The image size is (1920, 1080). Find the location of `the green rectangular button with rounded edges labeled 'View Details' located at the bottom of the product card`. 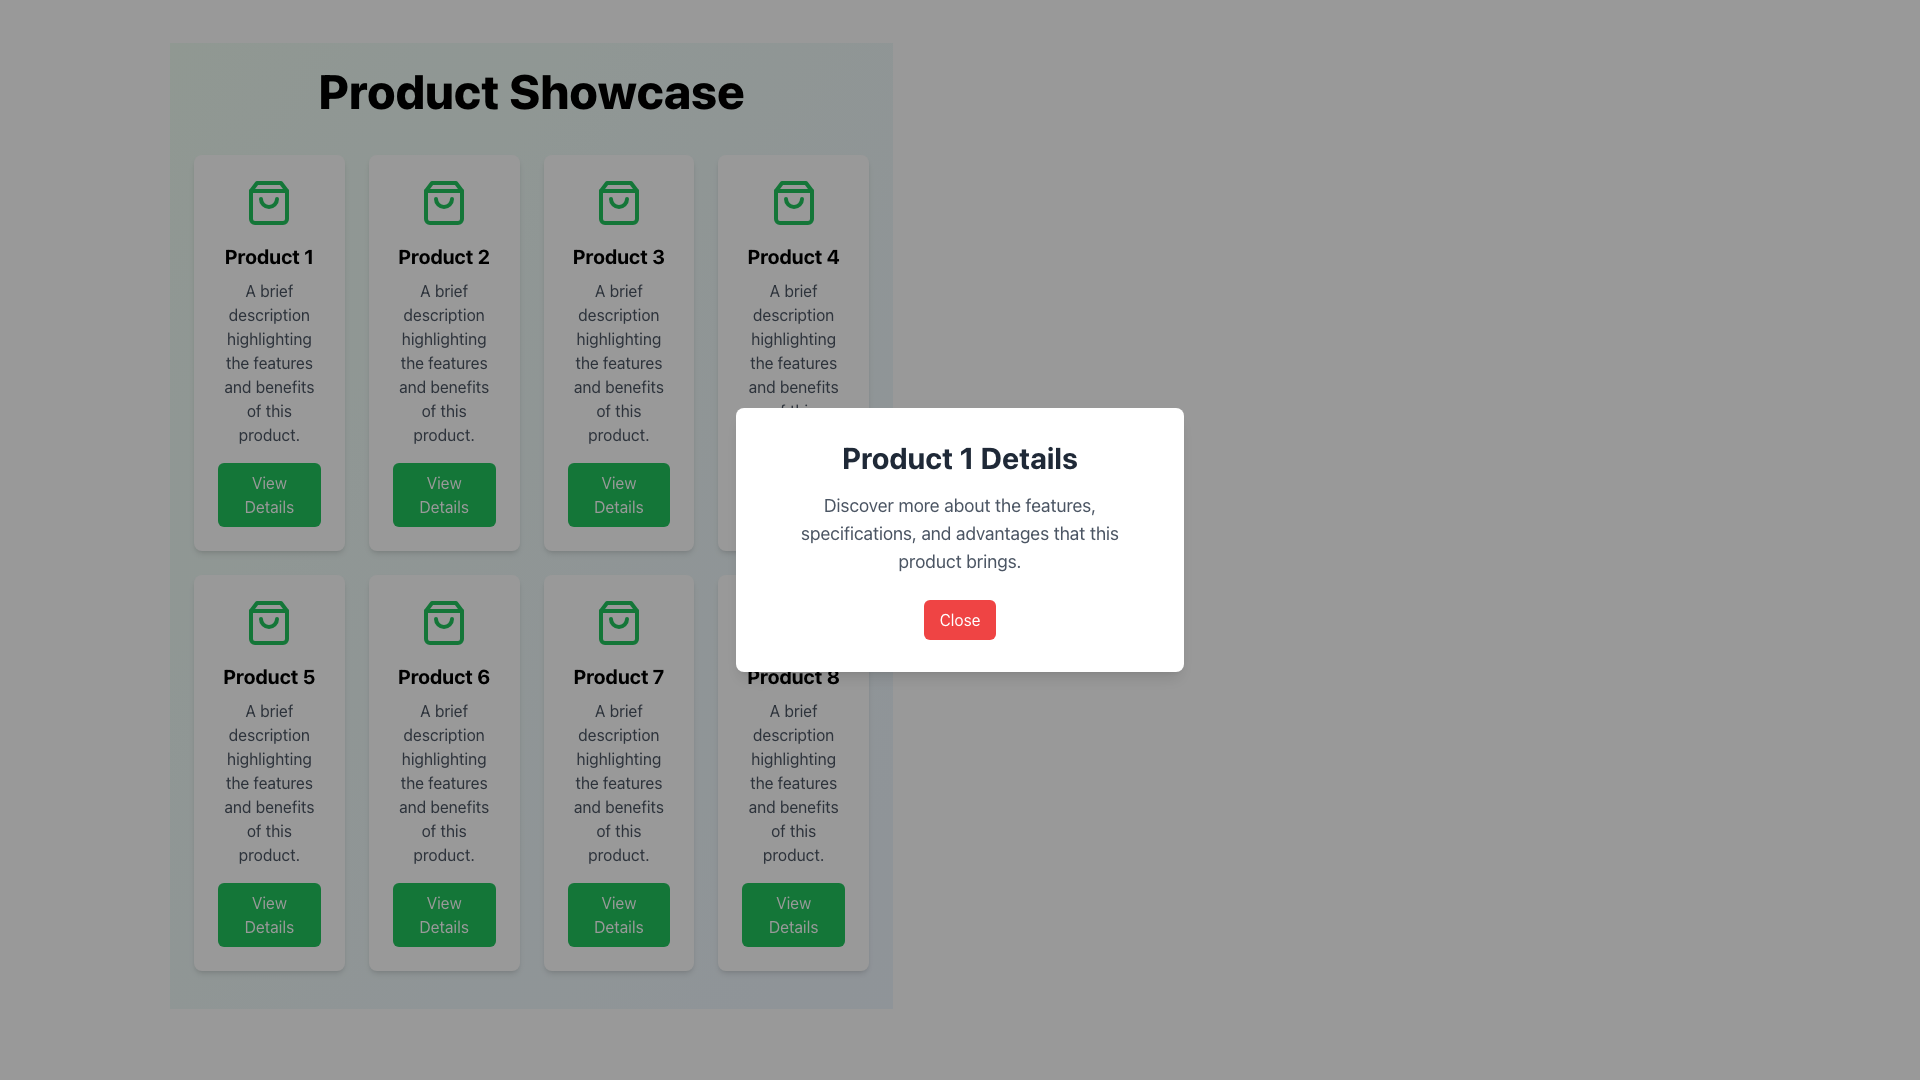

the green rectangular button with rounded edges labeled 'View Details' located at the bottom of the product card is located at coordinates (268, 494).